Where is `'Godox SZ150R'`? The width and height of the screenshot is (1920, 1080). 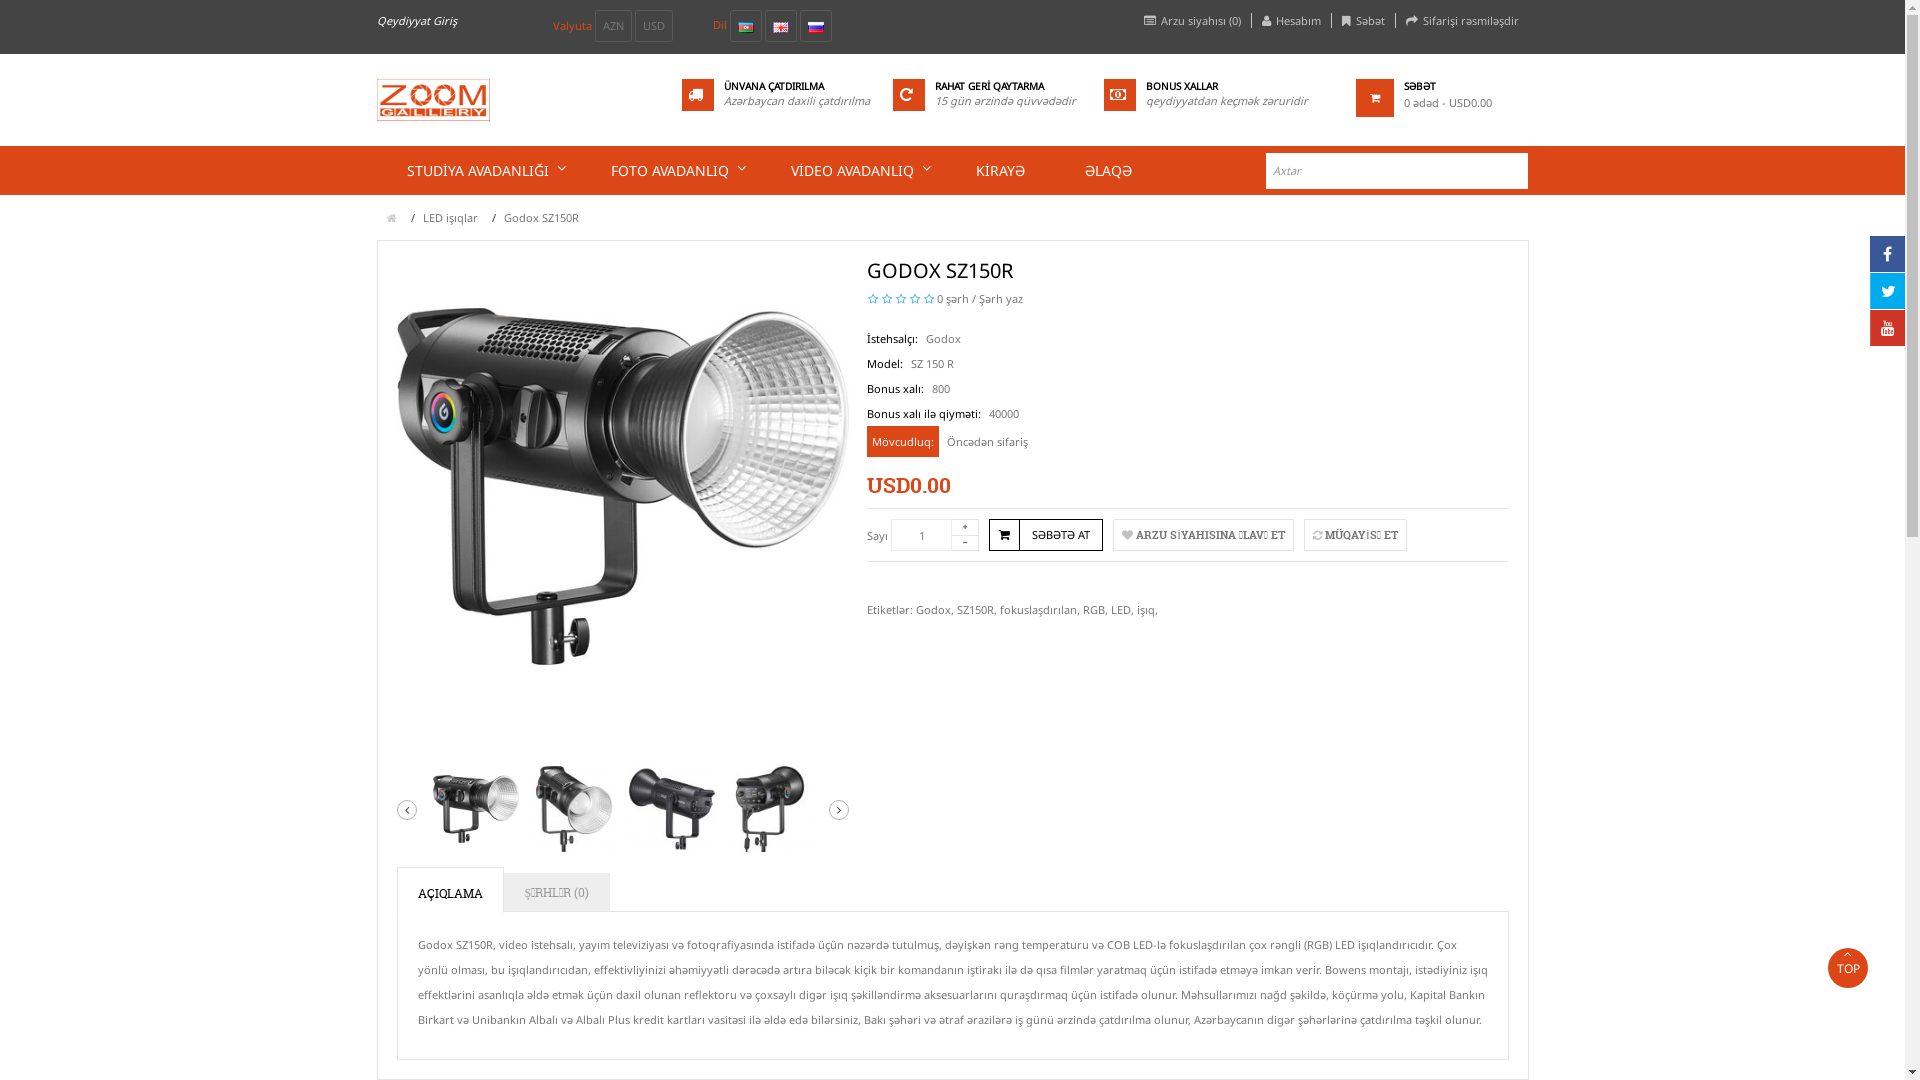 'Godox SZ150R' is located at coordinates (431, 808).